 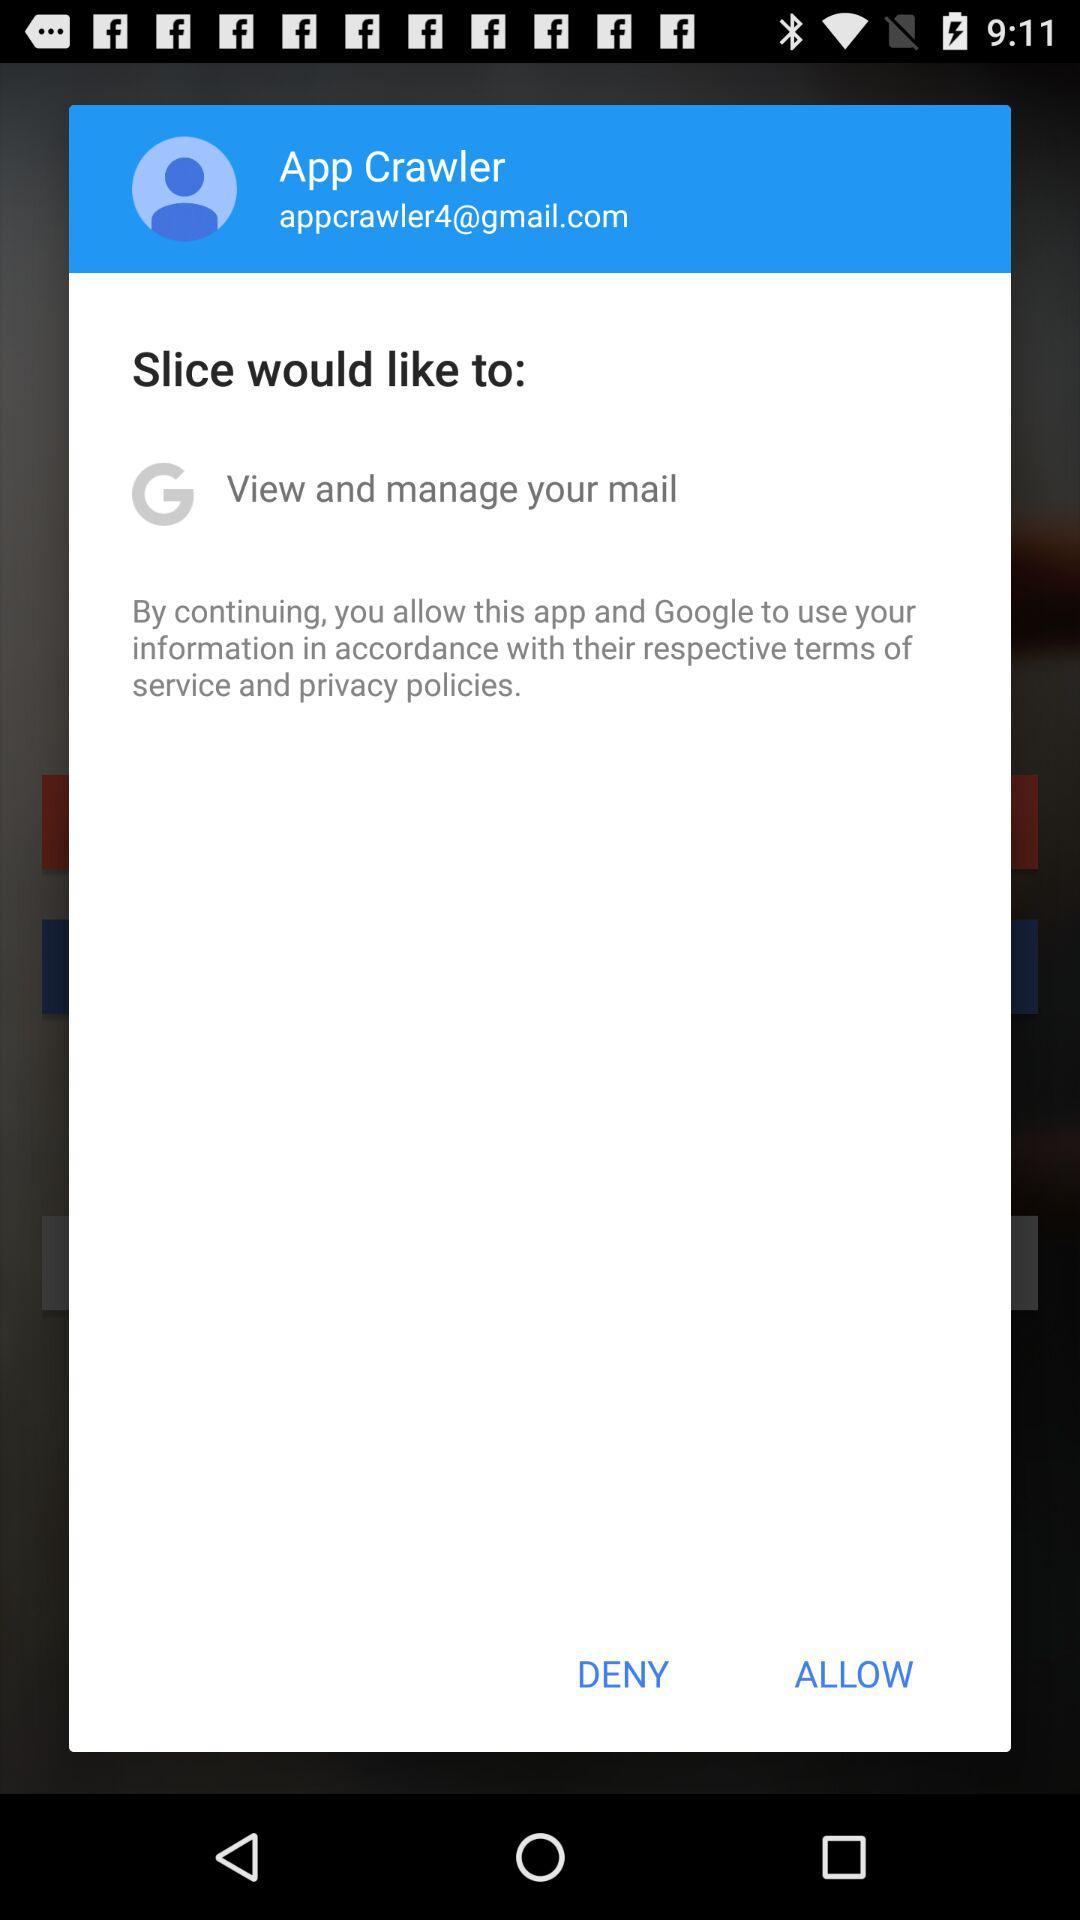 I want to click on appcrawler4@gmail.com app, so click(x=454, y=214).